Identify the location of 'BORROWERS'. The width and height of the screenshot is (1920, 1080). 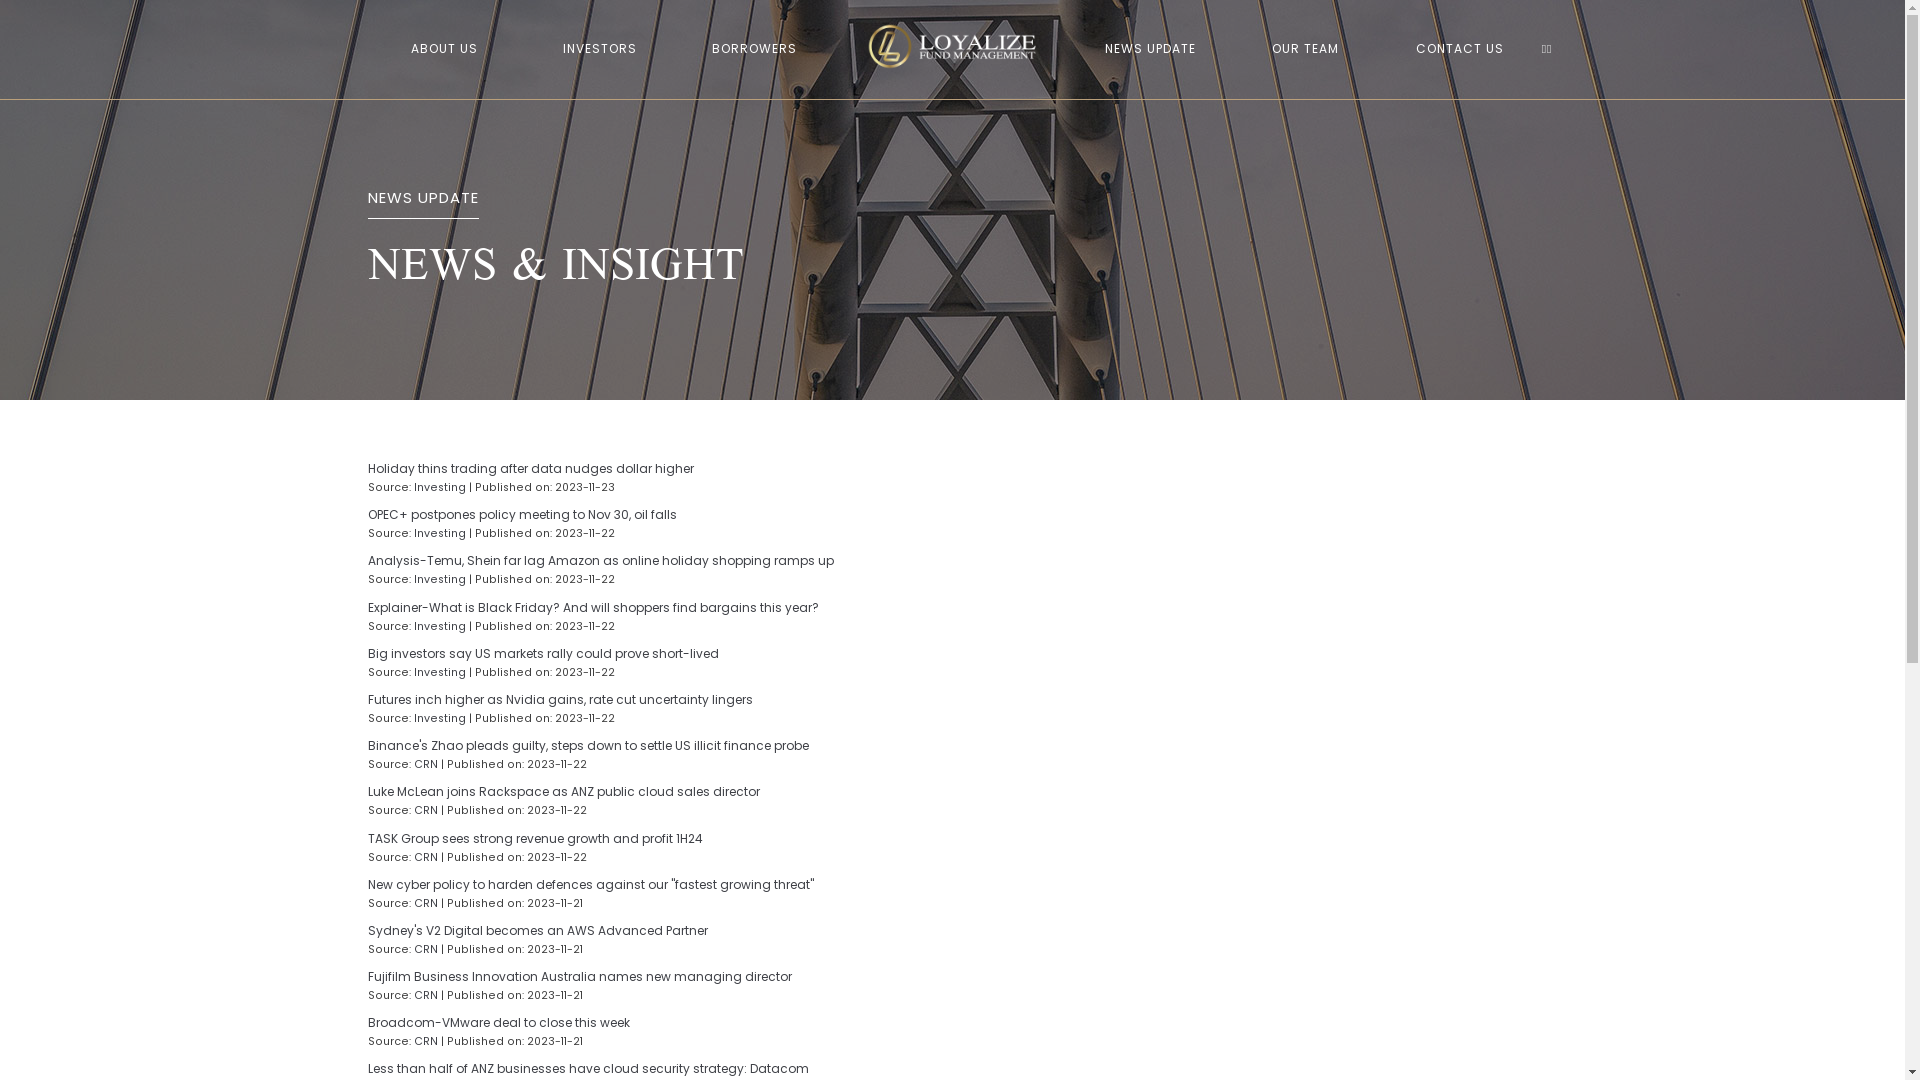
(753, 48).